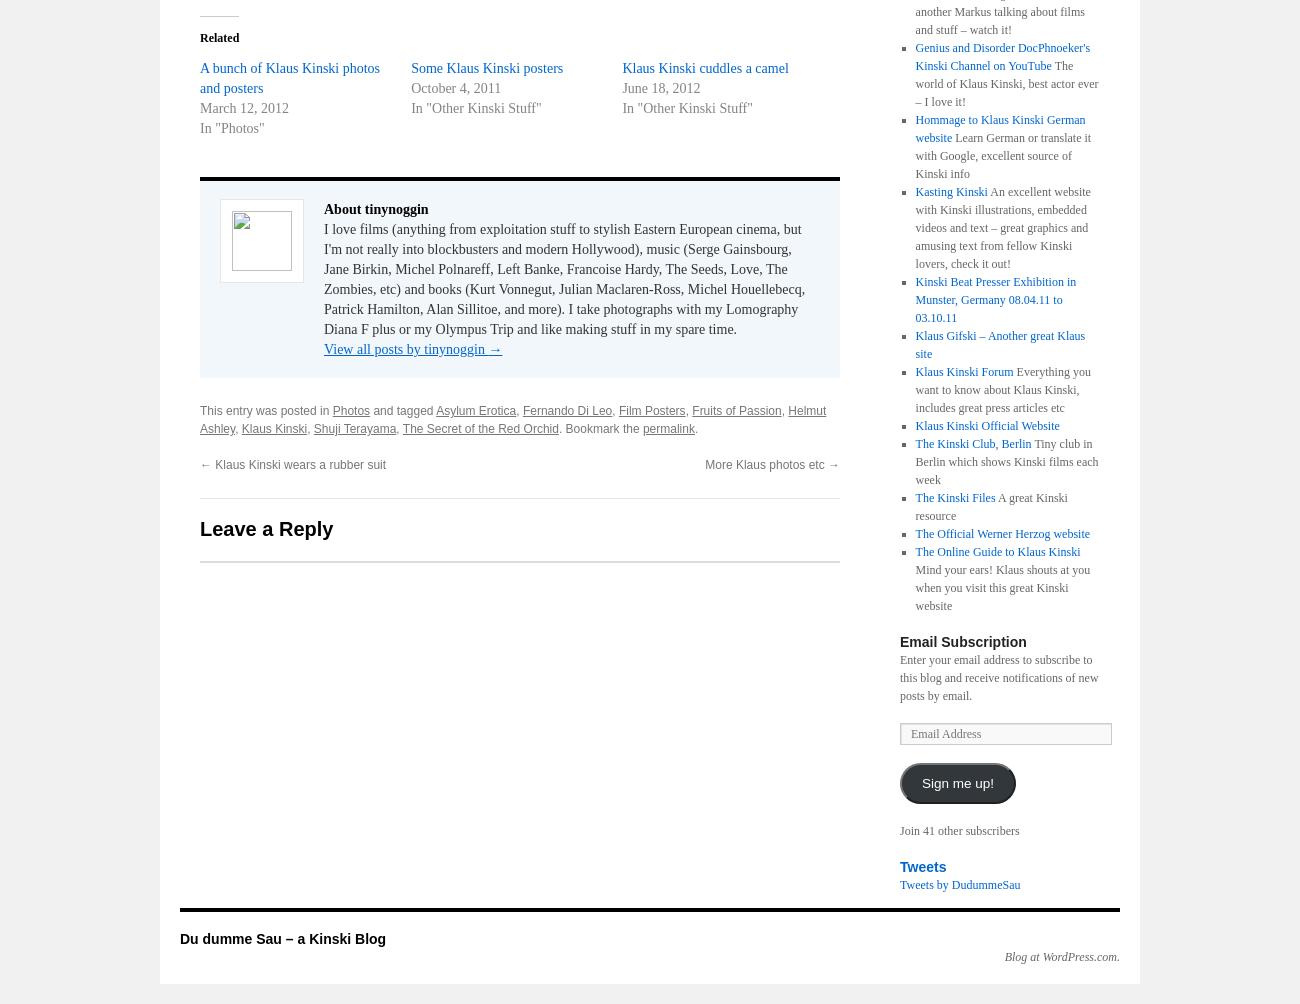 The width and height of the screenshot is (1300, 1004). Describe the element at coordinates (265, 529) in the screenshot. I see `'Leave a Reply'` at that location.